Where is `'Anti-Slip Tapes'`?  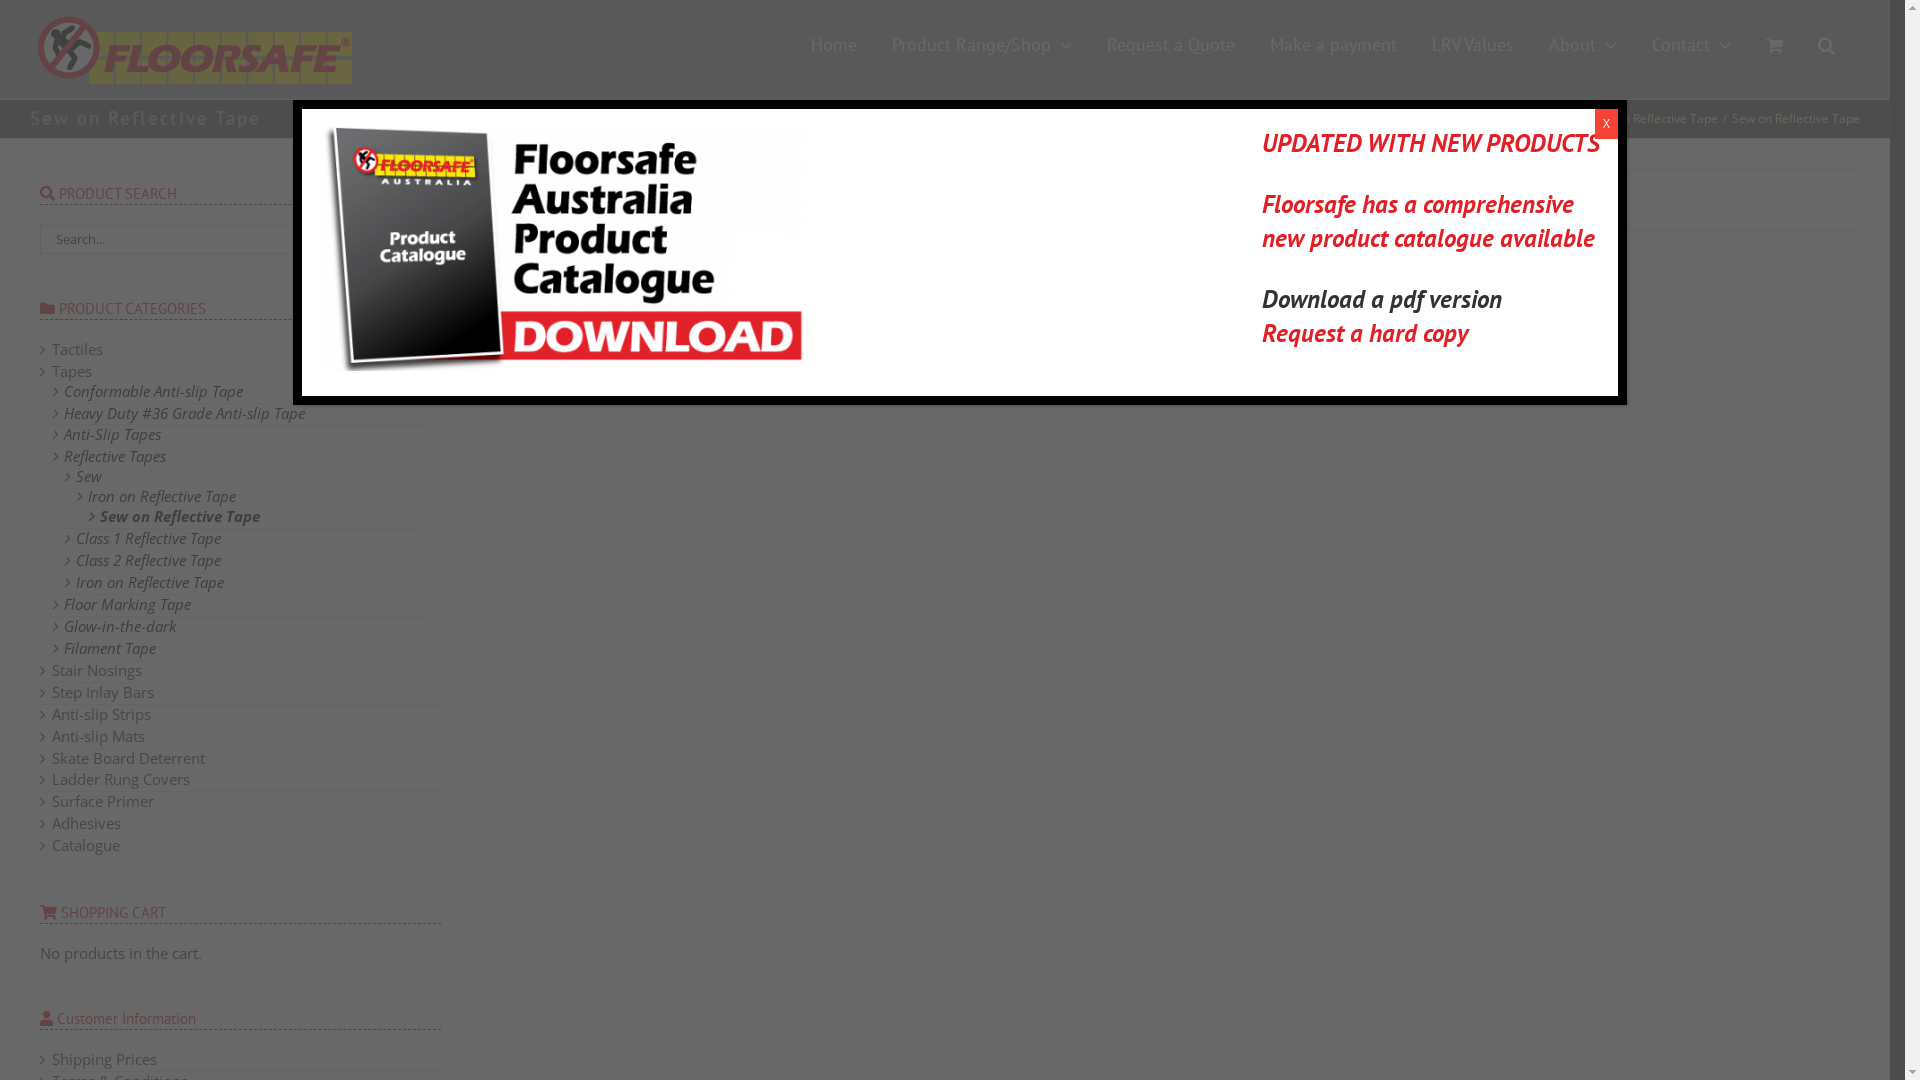 'Anti-Slip Tapes' is located at coordinates (63, 433).